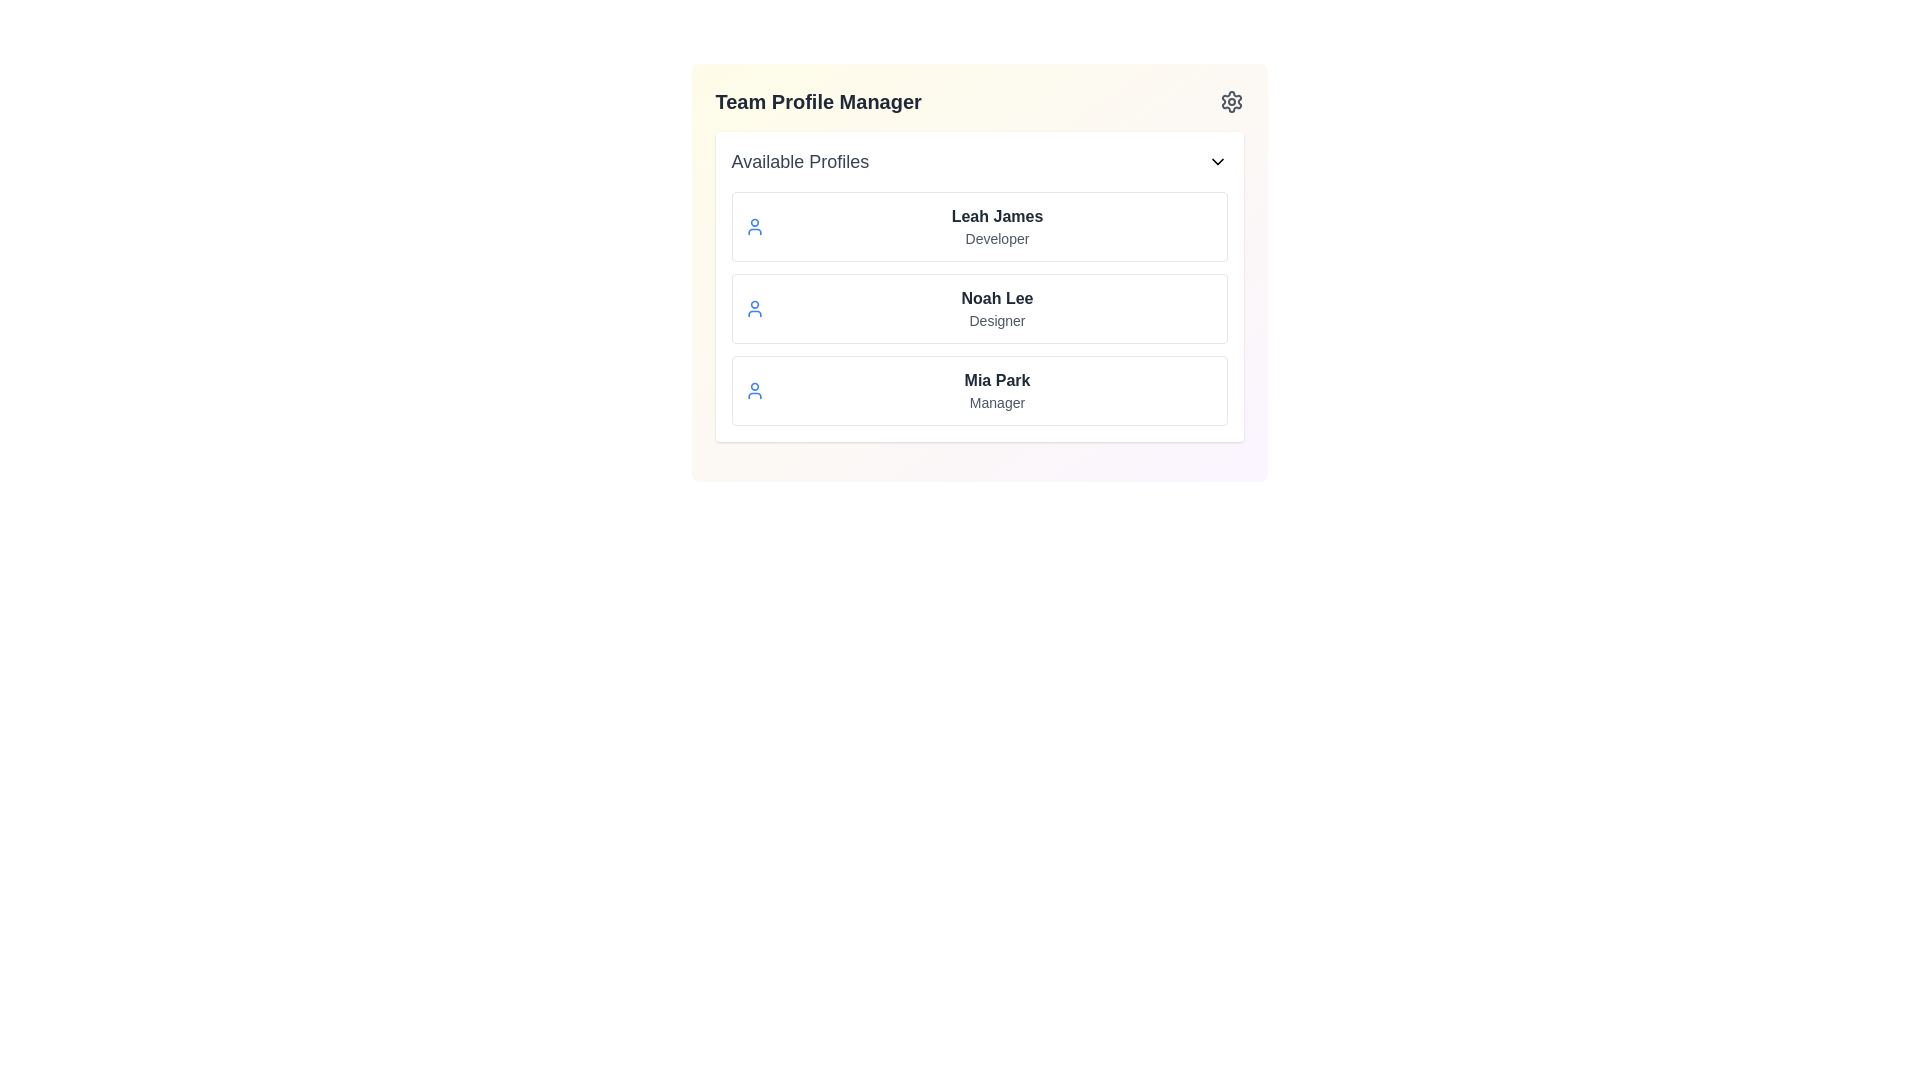  What do you see at coordinates (997, 402) in the screenshot?
I see `the text label displaying 'Manager' in light gray font, which is located below 'Mia Park' in the third profile card` at bounding box center [997, 402].